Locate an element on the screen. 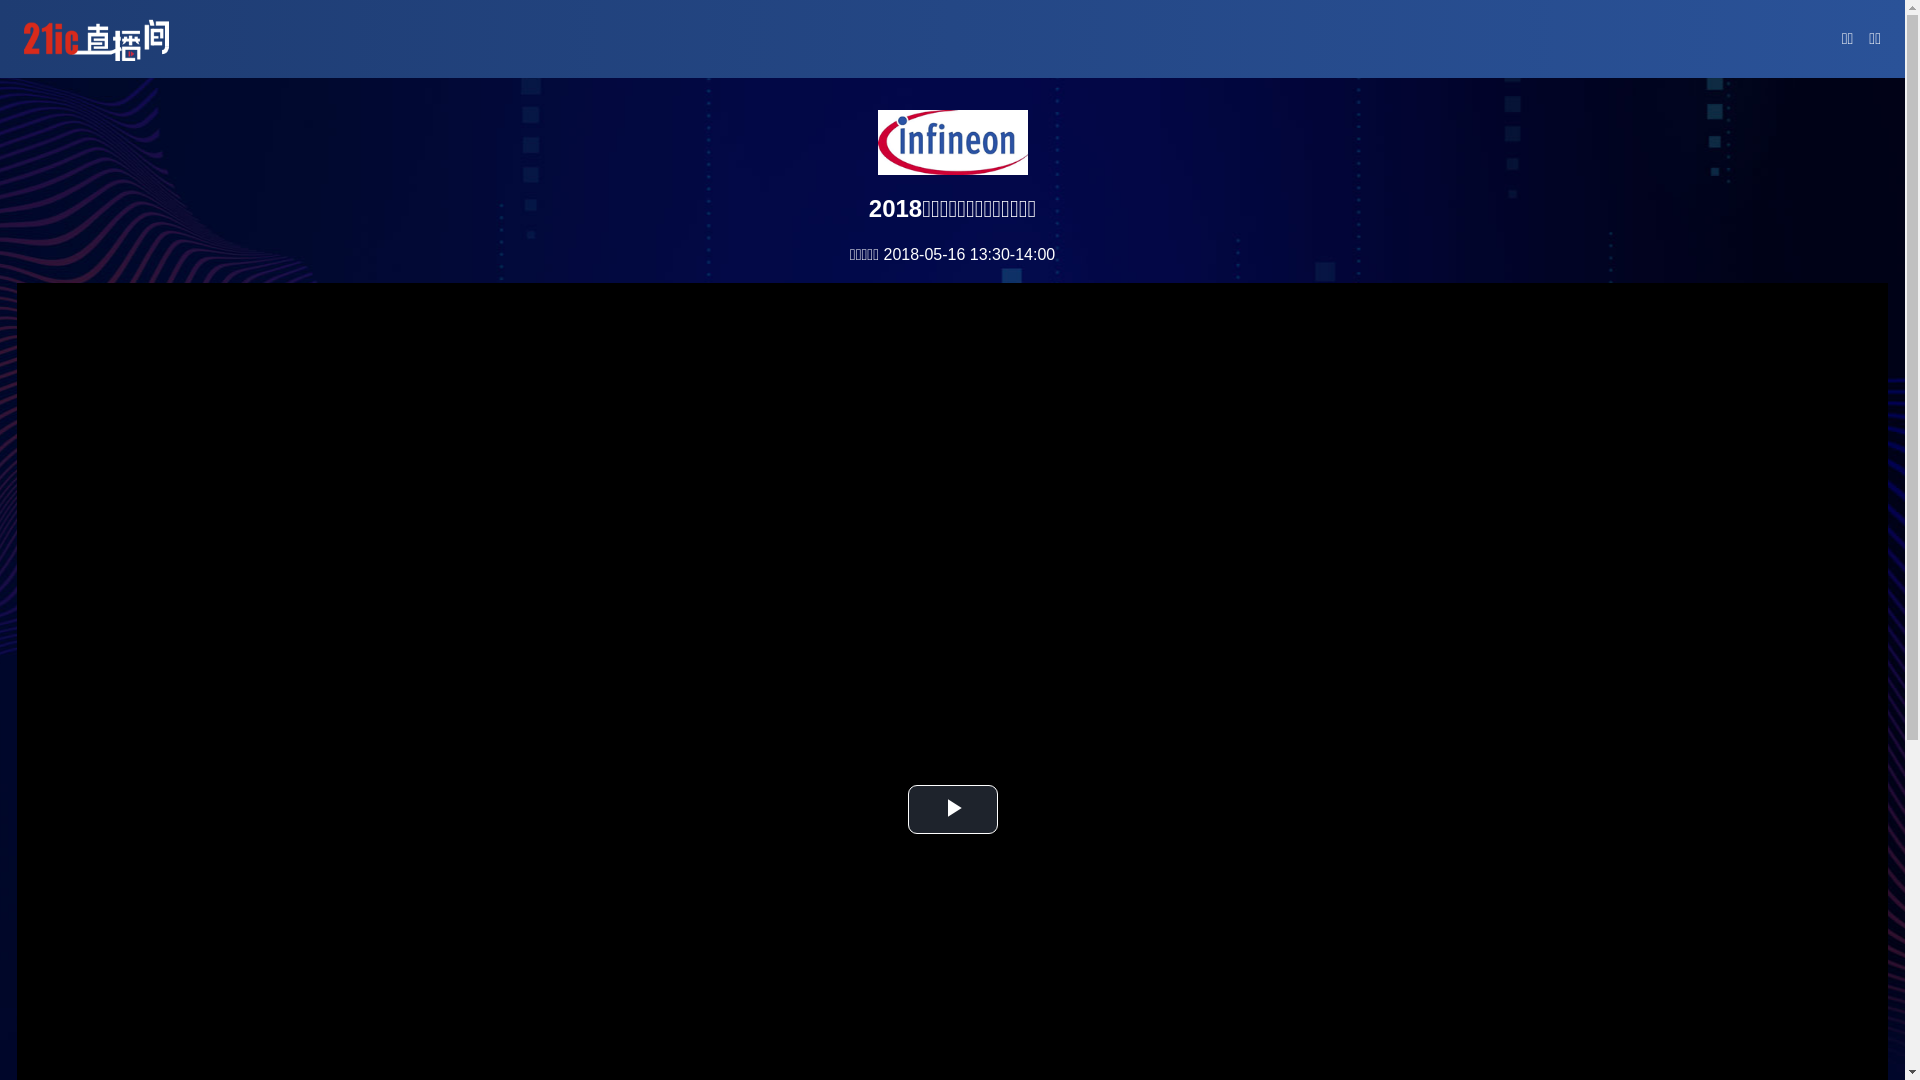 The width and height of the screenshot is (1920, 1080). 'Play Video' is located at coordinates (952, 808).